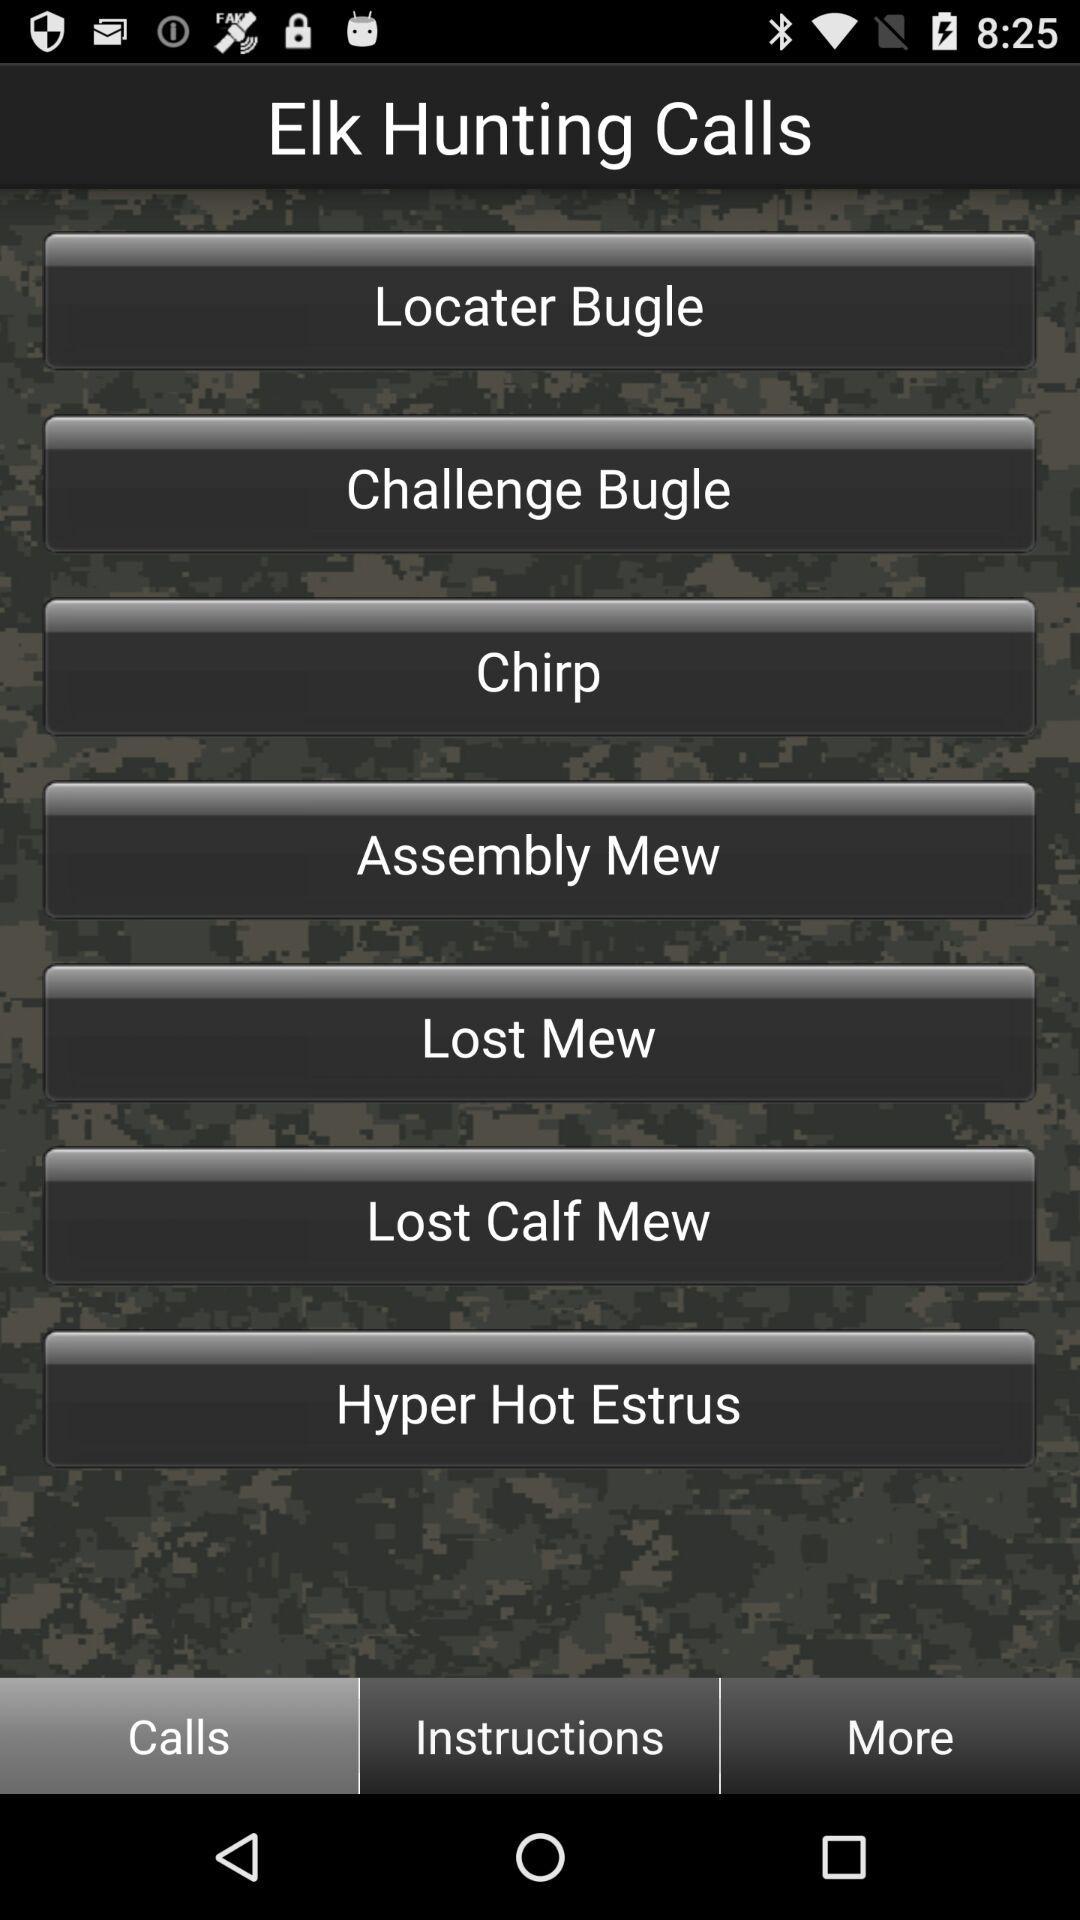 The width and height of the screenshot is (1080, 1920). Describe the element at coordinates (540, 1398) in the screenshot. I see `the item below lost calf mew` at that location.